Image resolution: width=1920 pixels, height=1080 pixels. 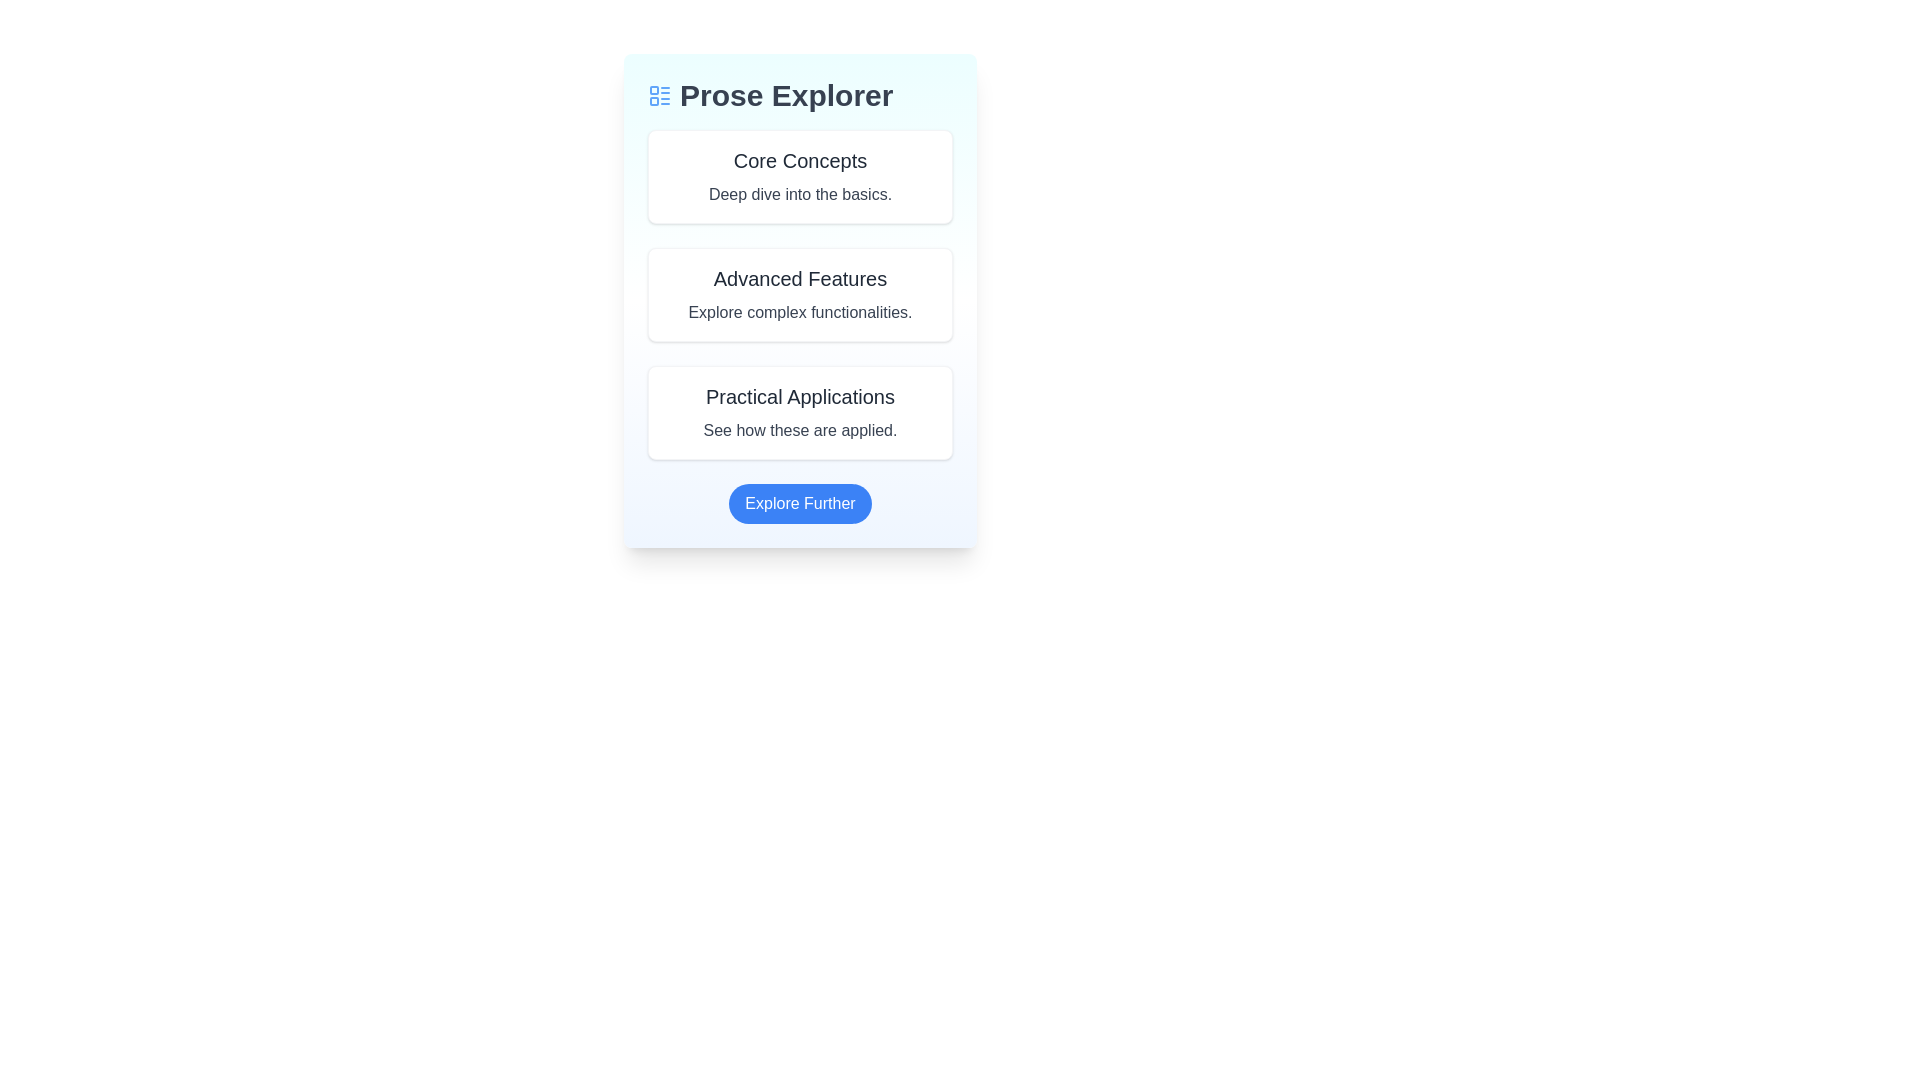 I want to click on the title text element that serves as the heading for its respective card, positioned at the top of the vertically organized set of cards, so click(x=800, y=160).